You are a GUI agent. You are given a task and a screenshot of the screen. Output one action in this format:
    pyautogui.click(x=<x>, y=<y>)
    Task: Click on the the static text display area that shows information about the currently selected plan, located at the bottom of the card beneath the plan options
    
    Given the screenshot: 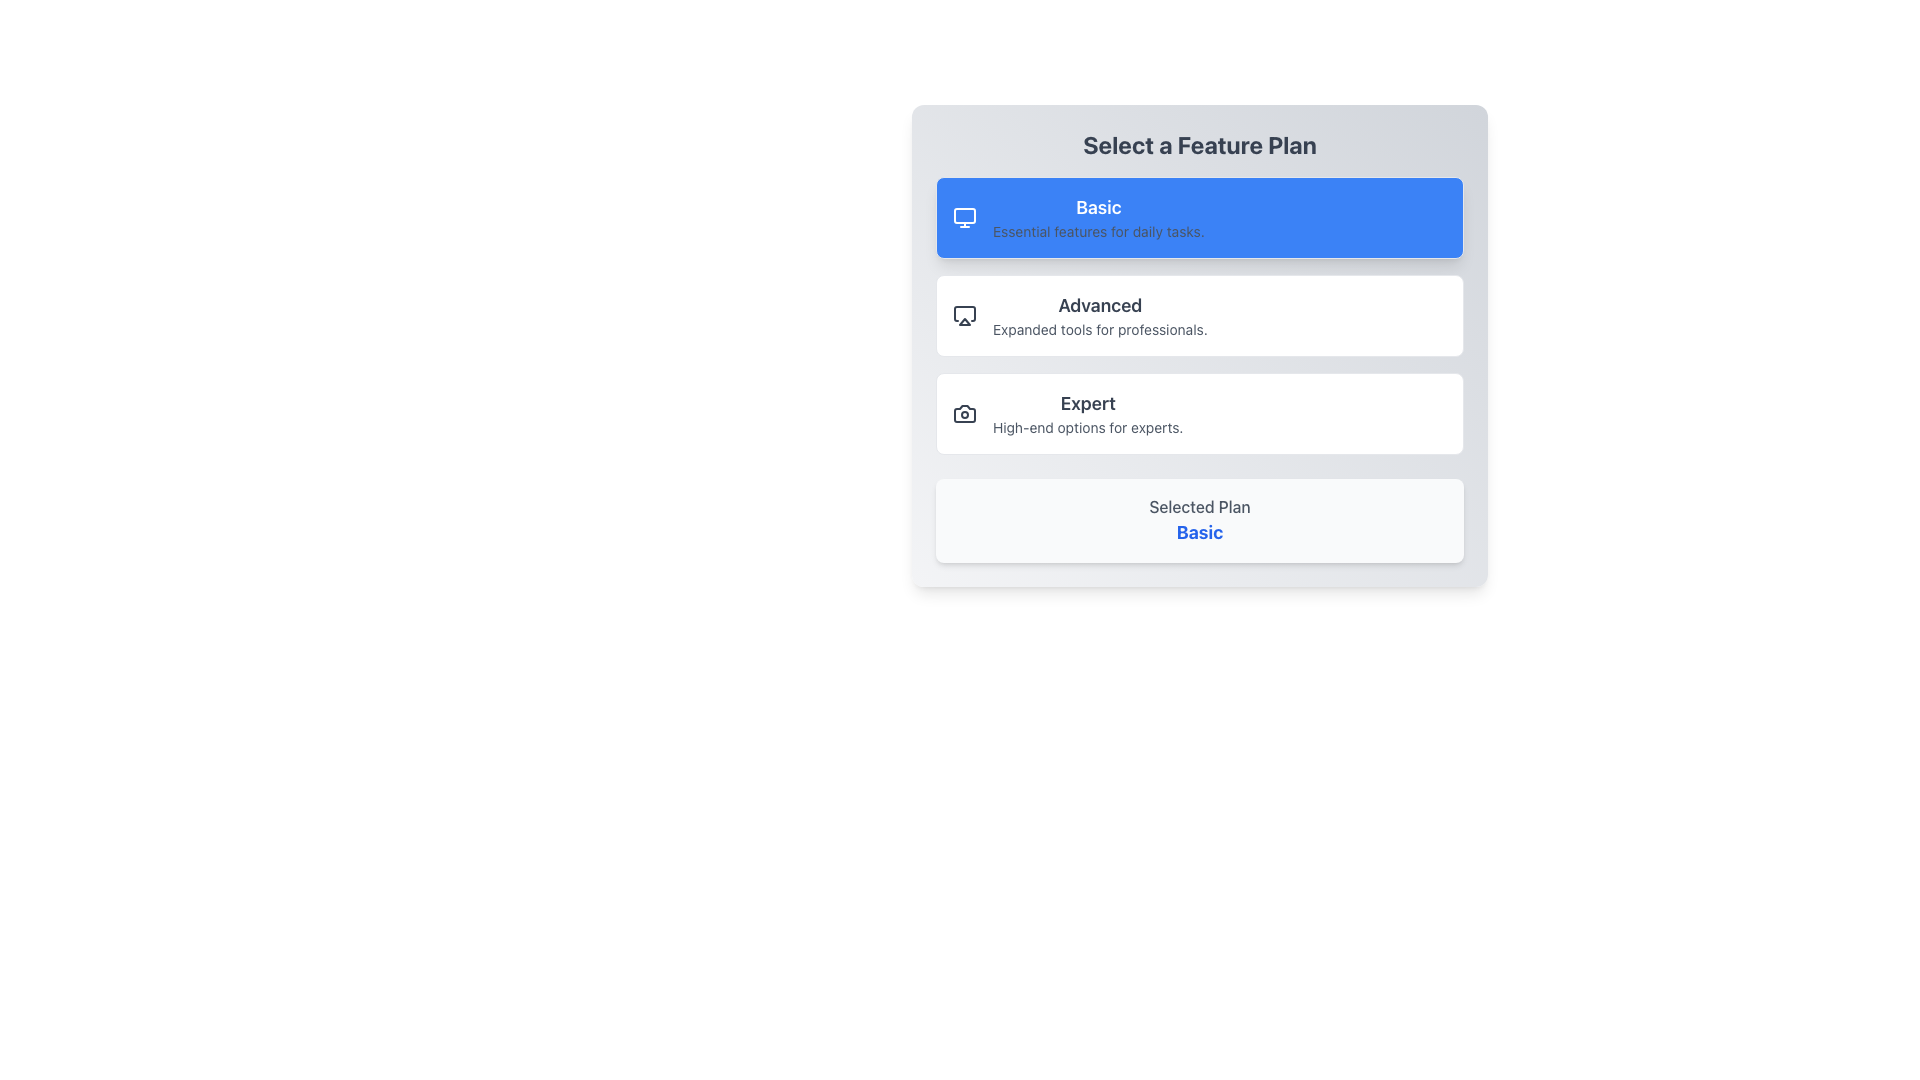 What is the action you would take?
    pyautogui.click(x=1200, y=519)
    